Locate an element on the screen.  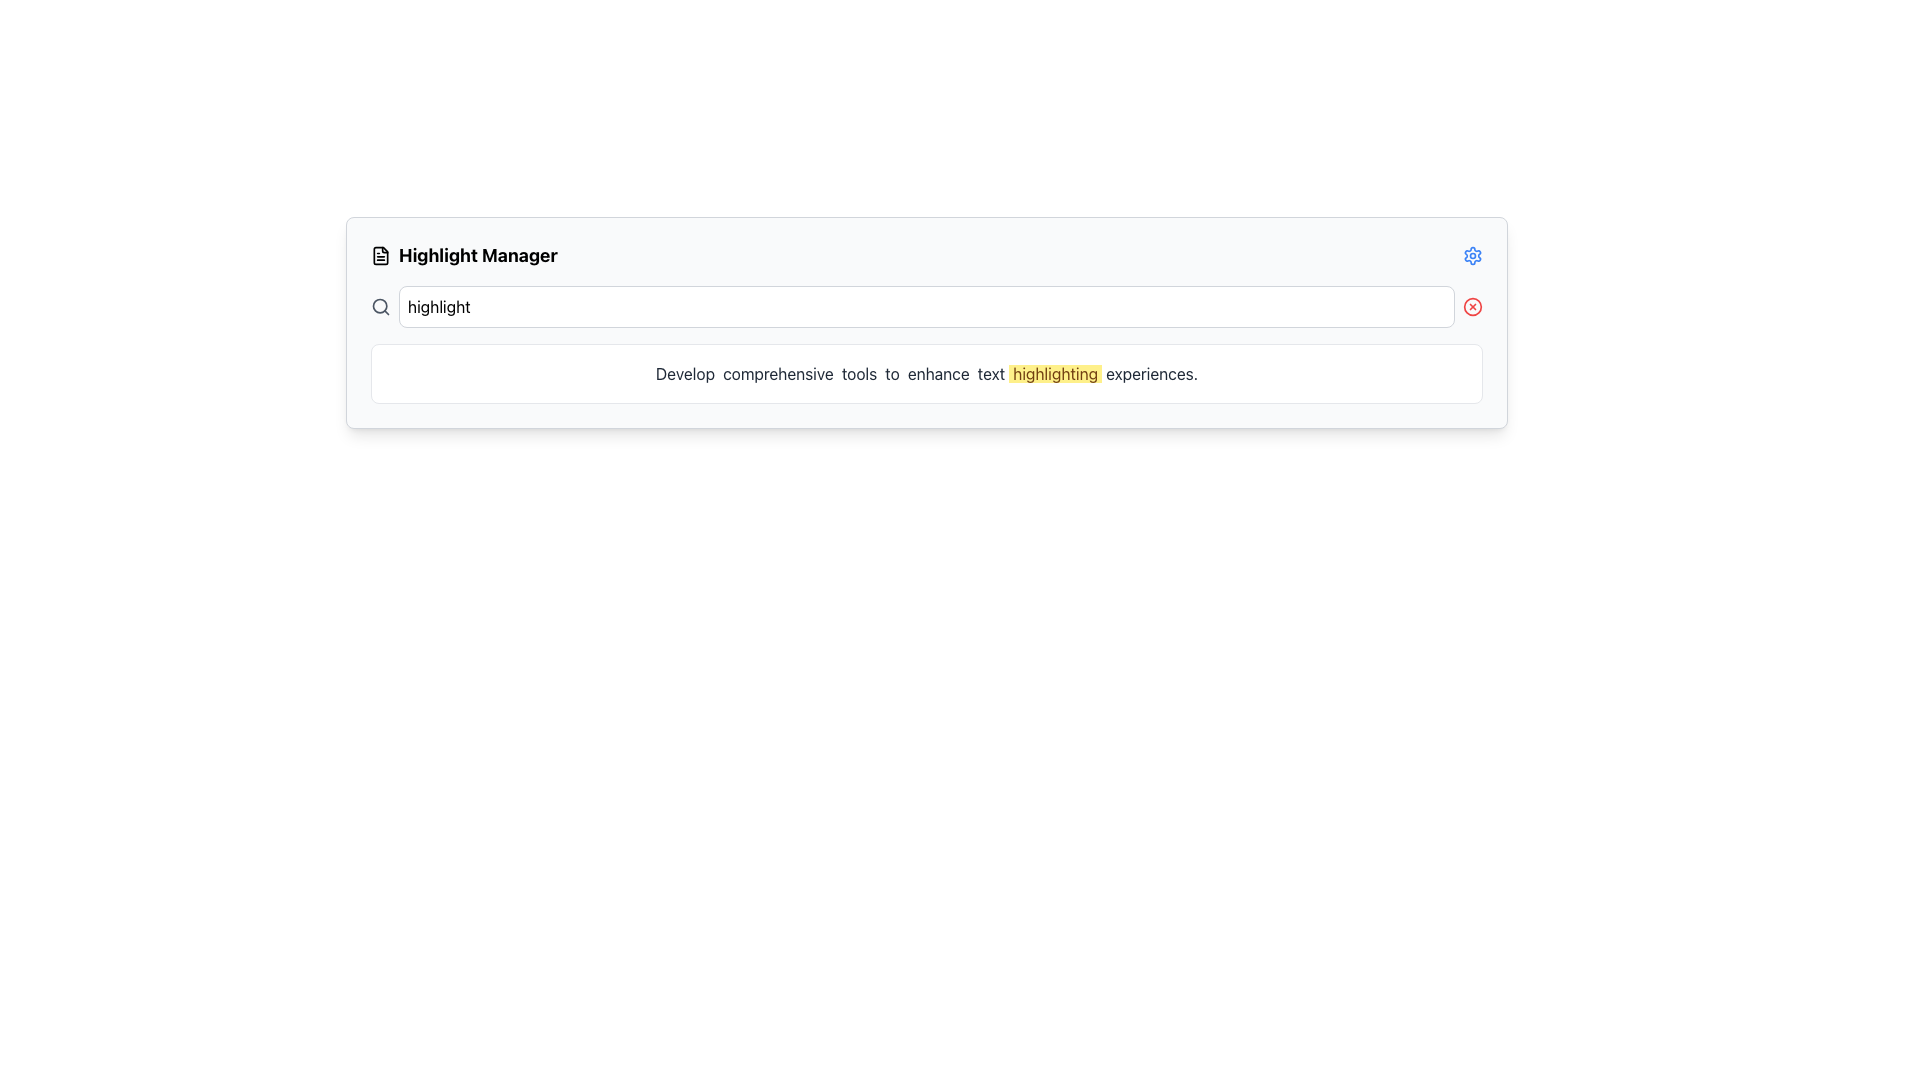
the circular-shaped magnifying glass icon located to the left of the text input box with the placeholder 'highlight' is located at coordinates (380, 307).